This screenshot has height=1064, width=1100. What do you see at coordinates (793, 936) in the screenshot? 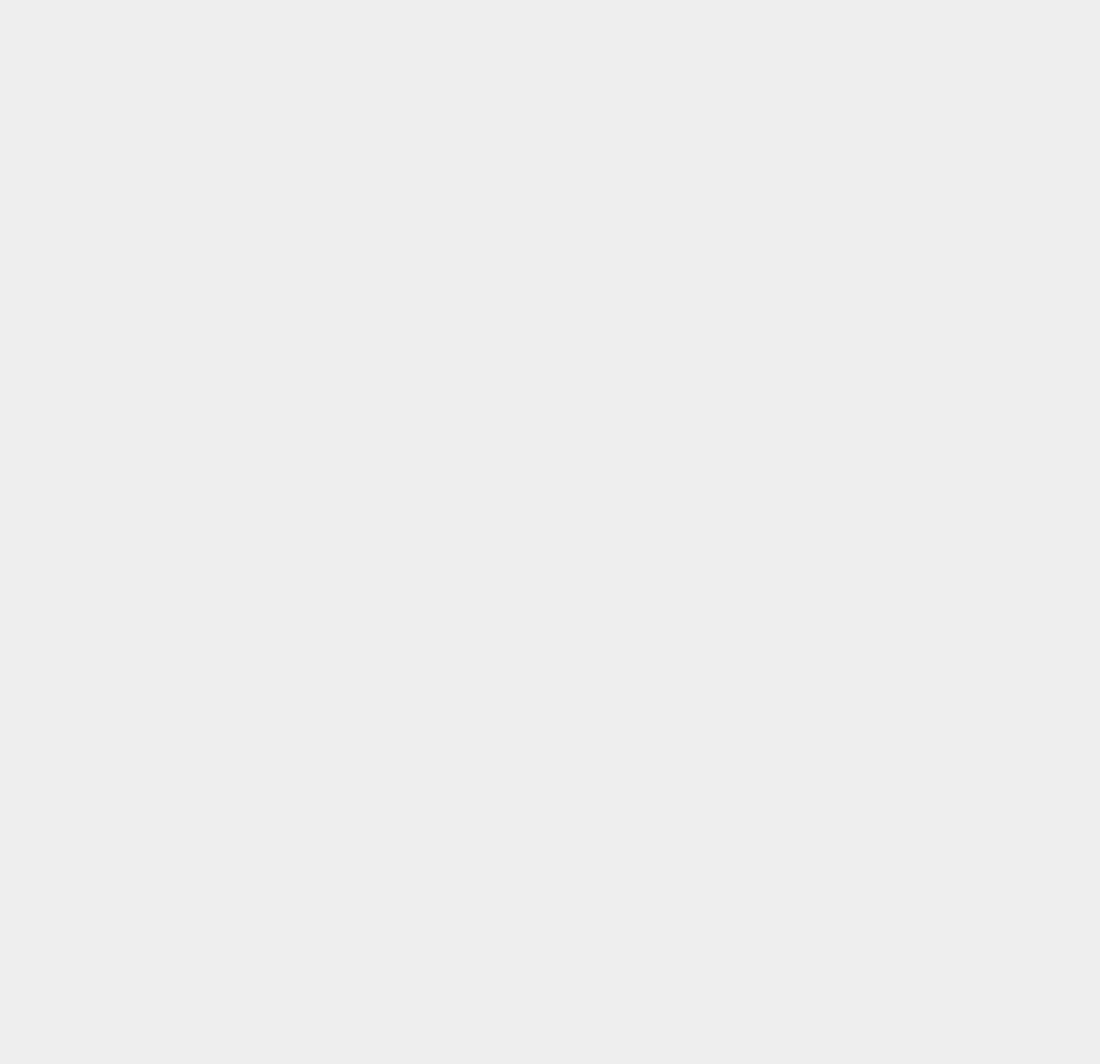
I see `'iOS 8'` at bounding box center [793, 936].